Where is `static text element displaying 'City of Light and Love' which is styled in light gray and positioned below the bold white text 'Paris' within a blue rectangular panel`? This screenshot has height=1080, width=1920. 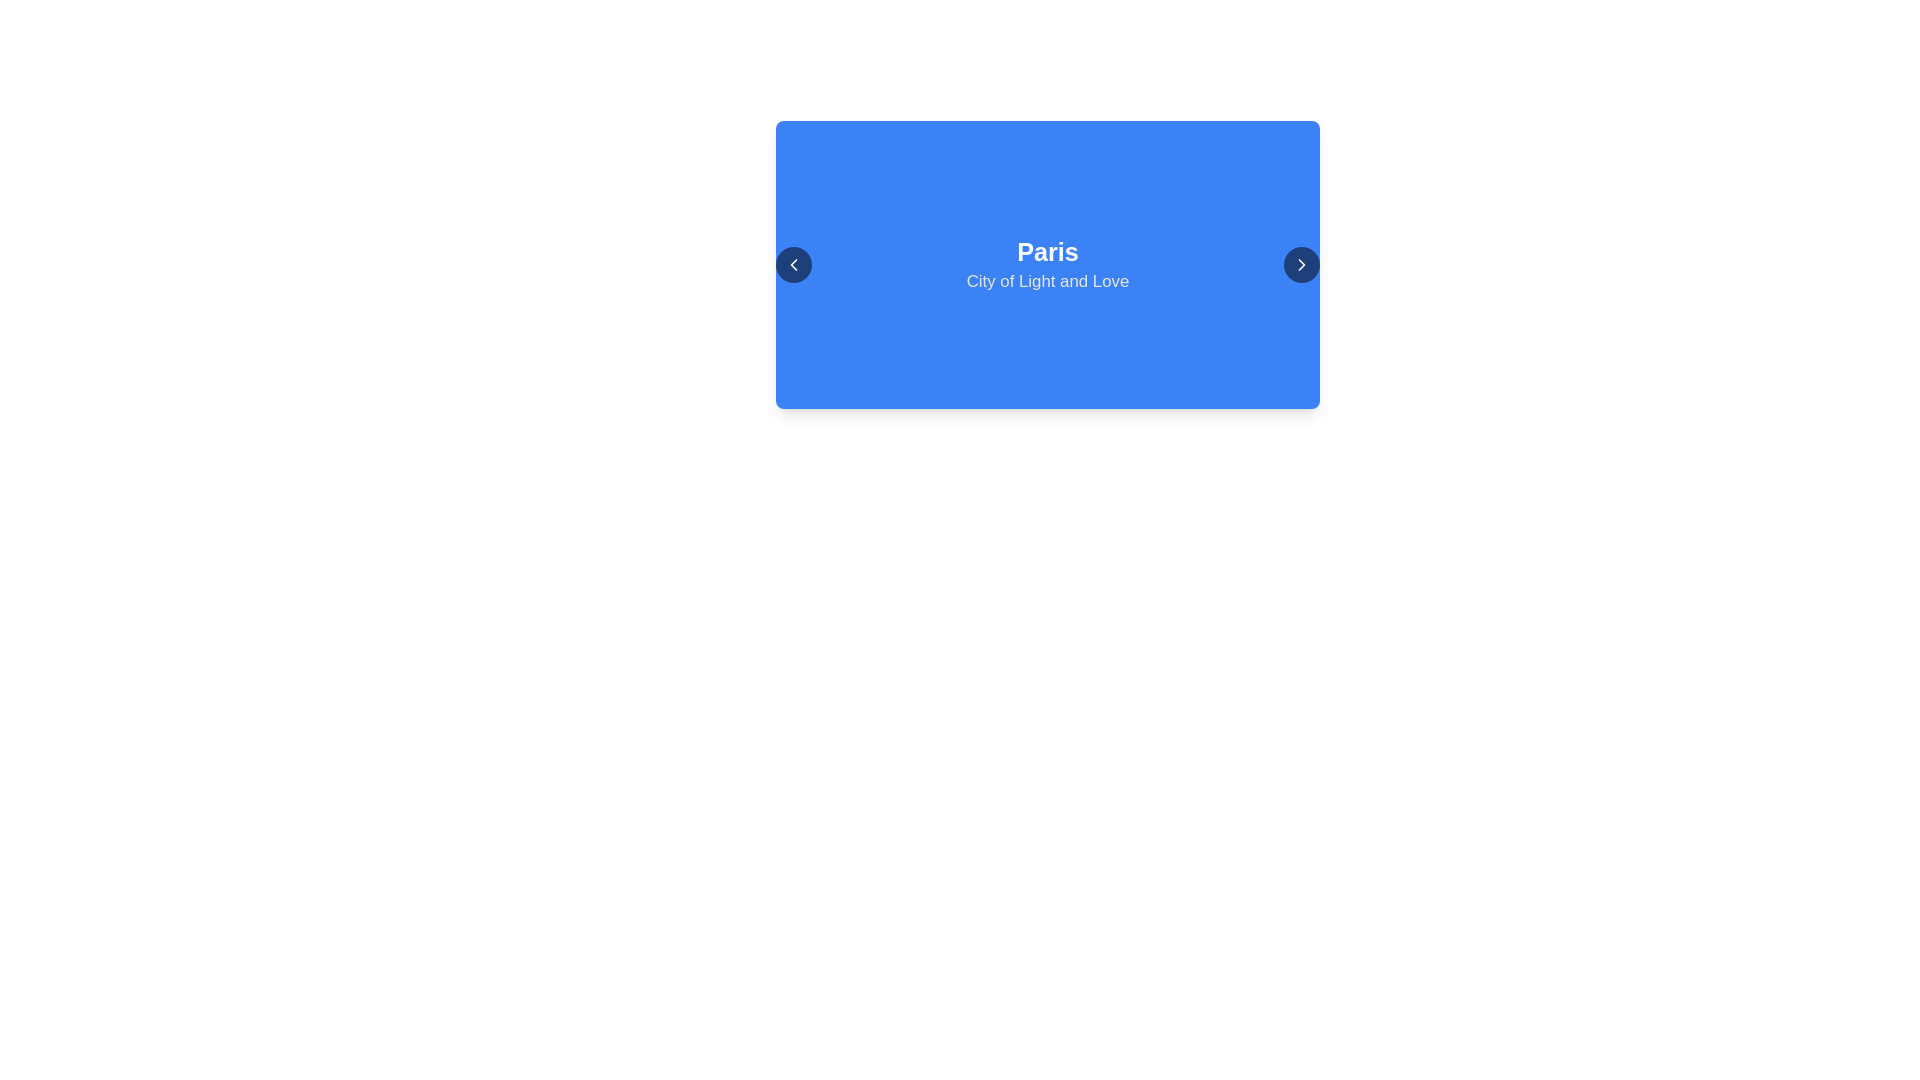 static text element displaying 'City of Light and Love' which is styled in light gray and positioned below the bold white text 'Paris' within a blue rectangular panel is located at coordinates (1046, 281).